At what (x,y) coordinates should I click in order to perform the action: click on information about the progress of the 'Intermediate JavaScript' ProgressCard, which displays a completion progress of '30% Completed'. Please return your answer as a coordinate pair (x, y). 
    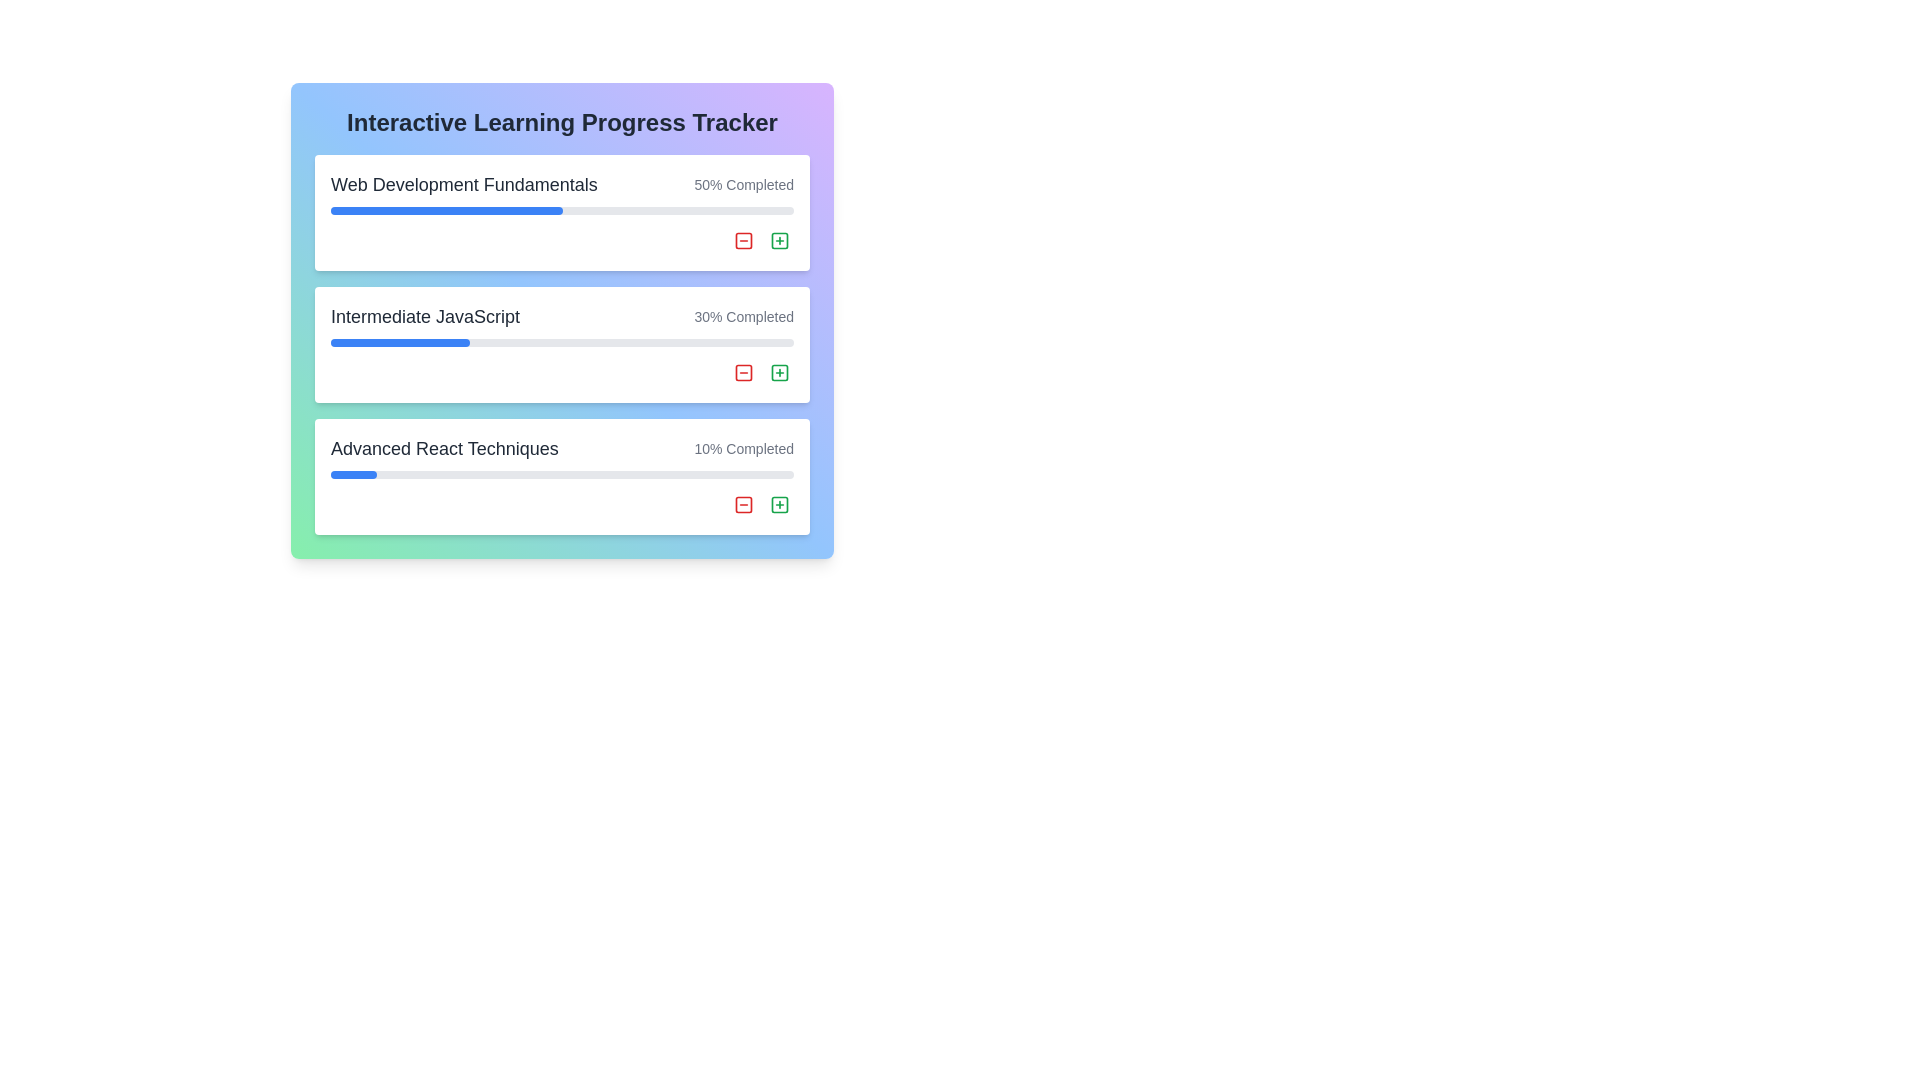
    Looking at the image, I should click on (561, 319).